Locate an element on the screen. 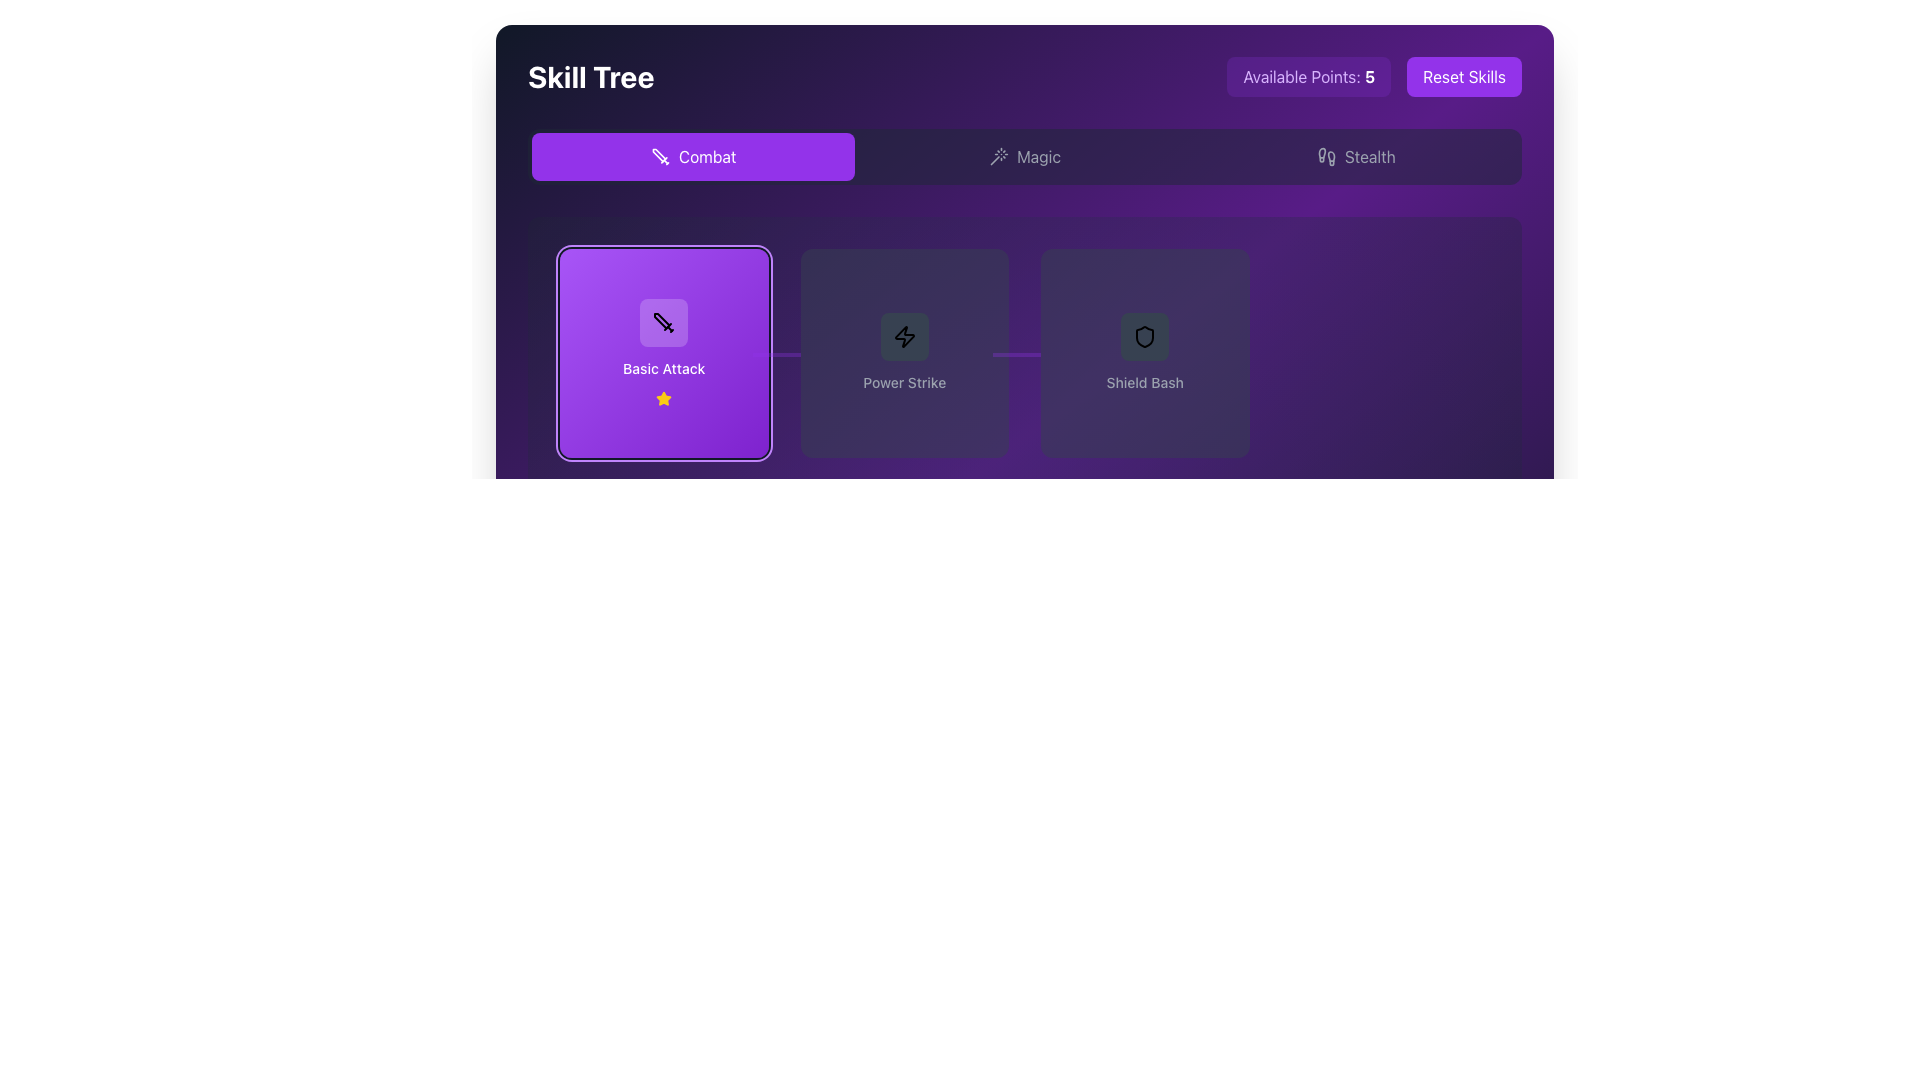  the 'Reset Skills' button with a purple background to observe its hover effect is located at coordinates (1464, 76).